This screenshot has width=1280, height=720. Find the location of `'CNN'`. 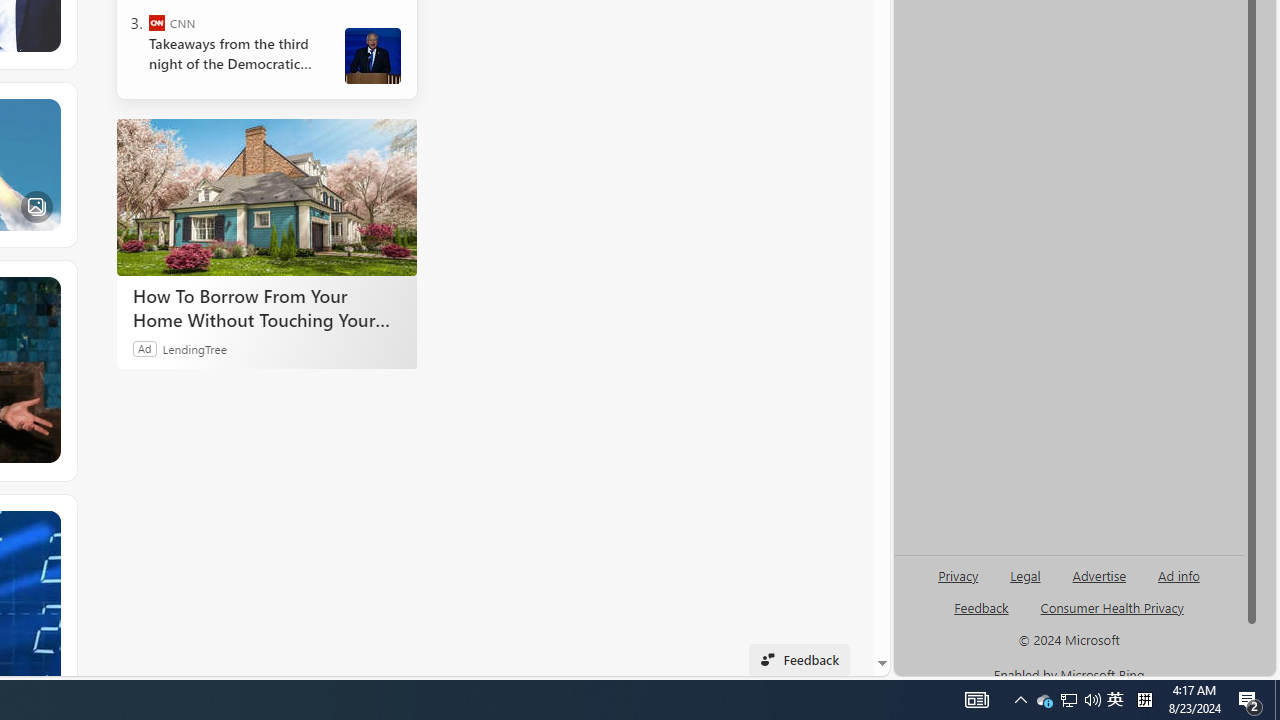

'CNN' is located at coordinates (155, 23).